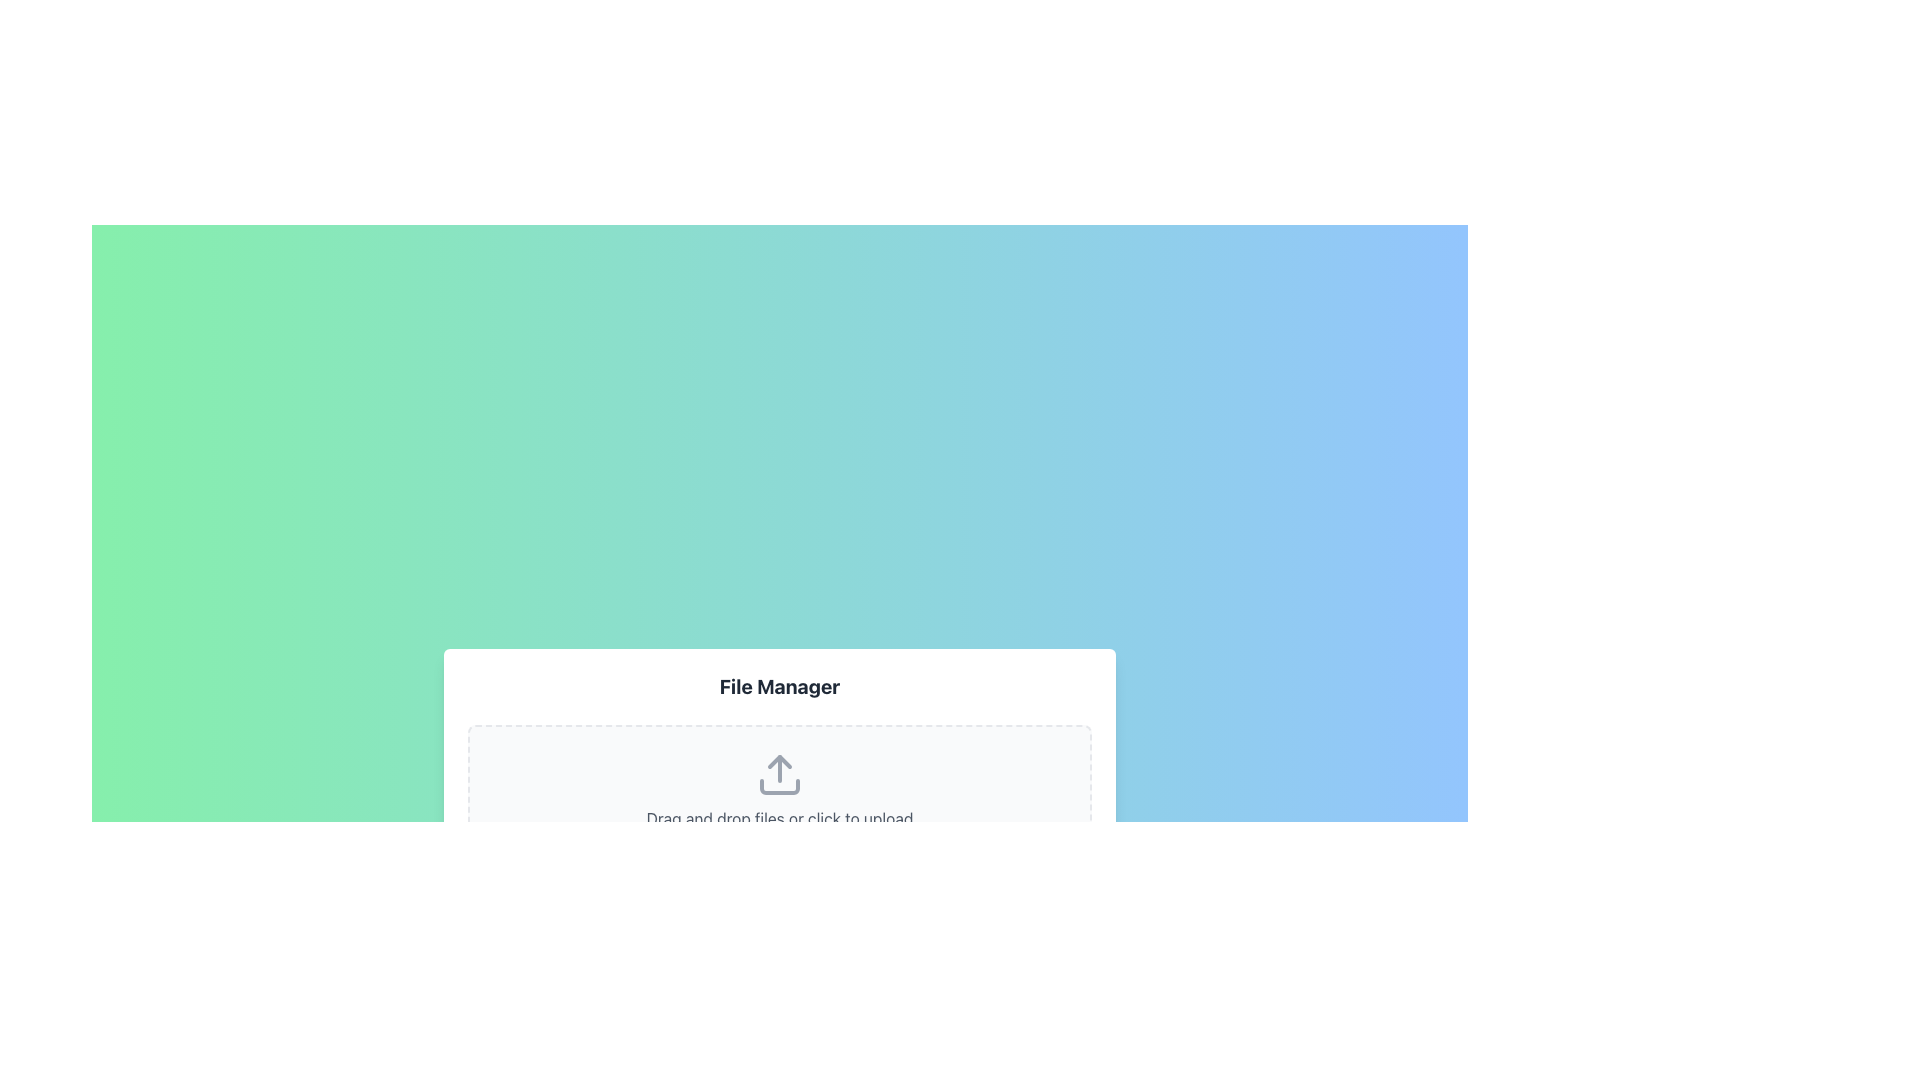  Describe the element at coordinates (778, 774) in the screenshot. I see `the upload icon, which is a gray arrow pointing upwards within a dashed border, indicating file upload functionality` at that location.